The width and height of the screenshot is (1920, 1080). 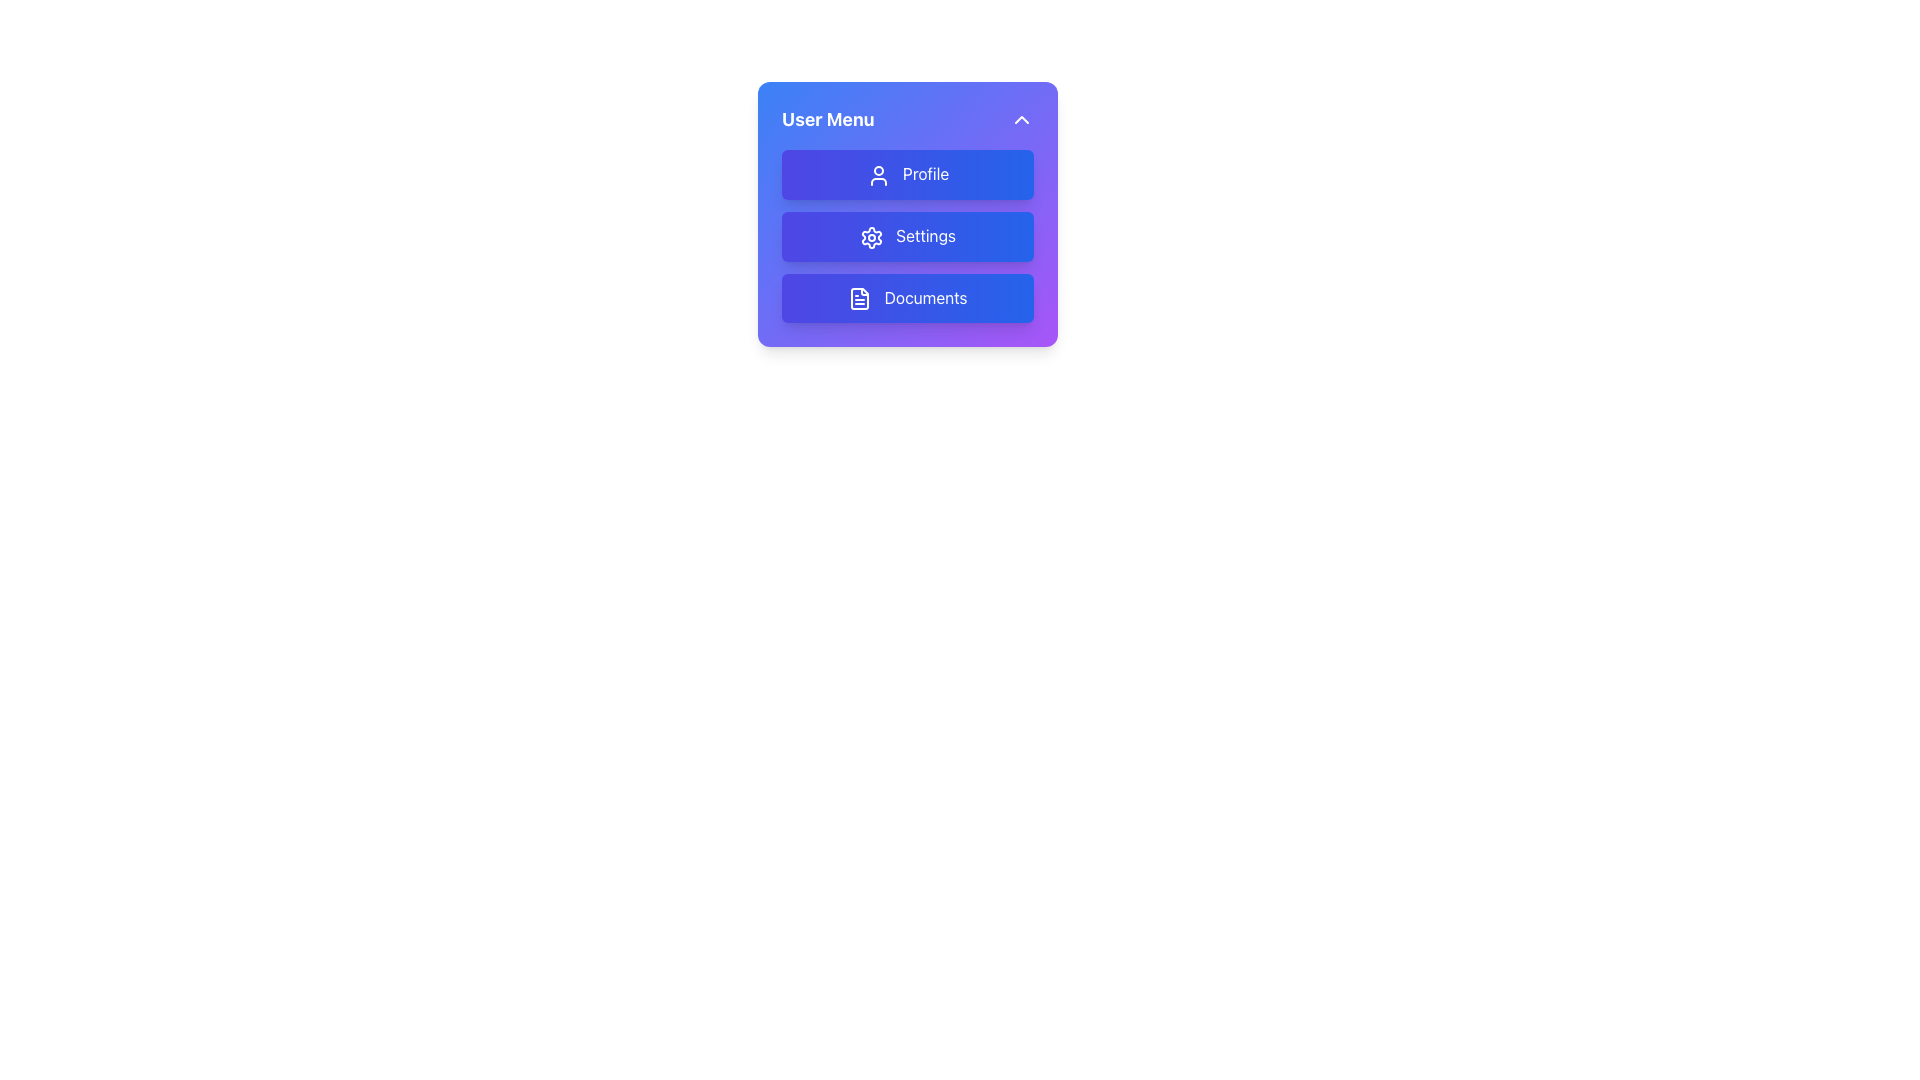 I want to click on the upwards-pointing chevron button with a white outline in the top-right corner of the 'User Menu' dropdown, so click(x=1022, y=119).